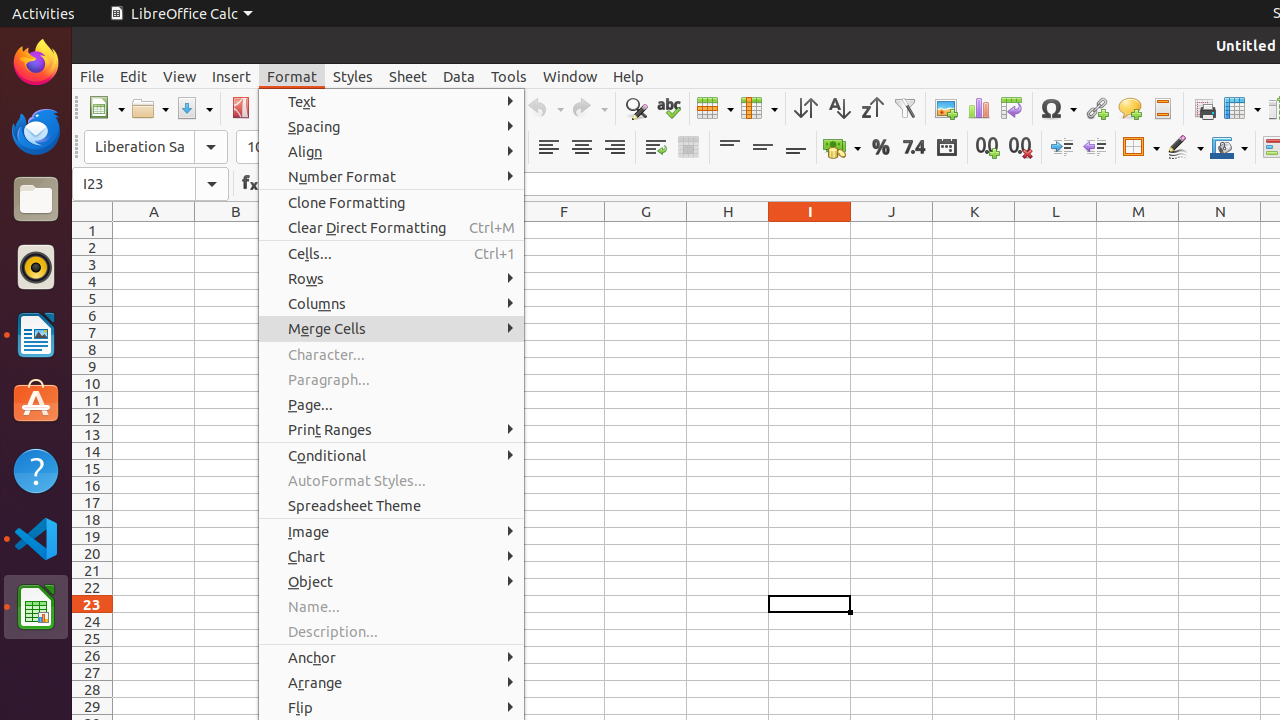  Describe the element at coordinates (613, 146) in the screenshot. I see `'Align Right'` at that location.